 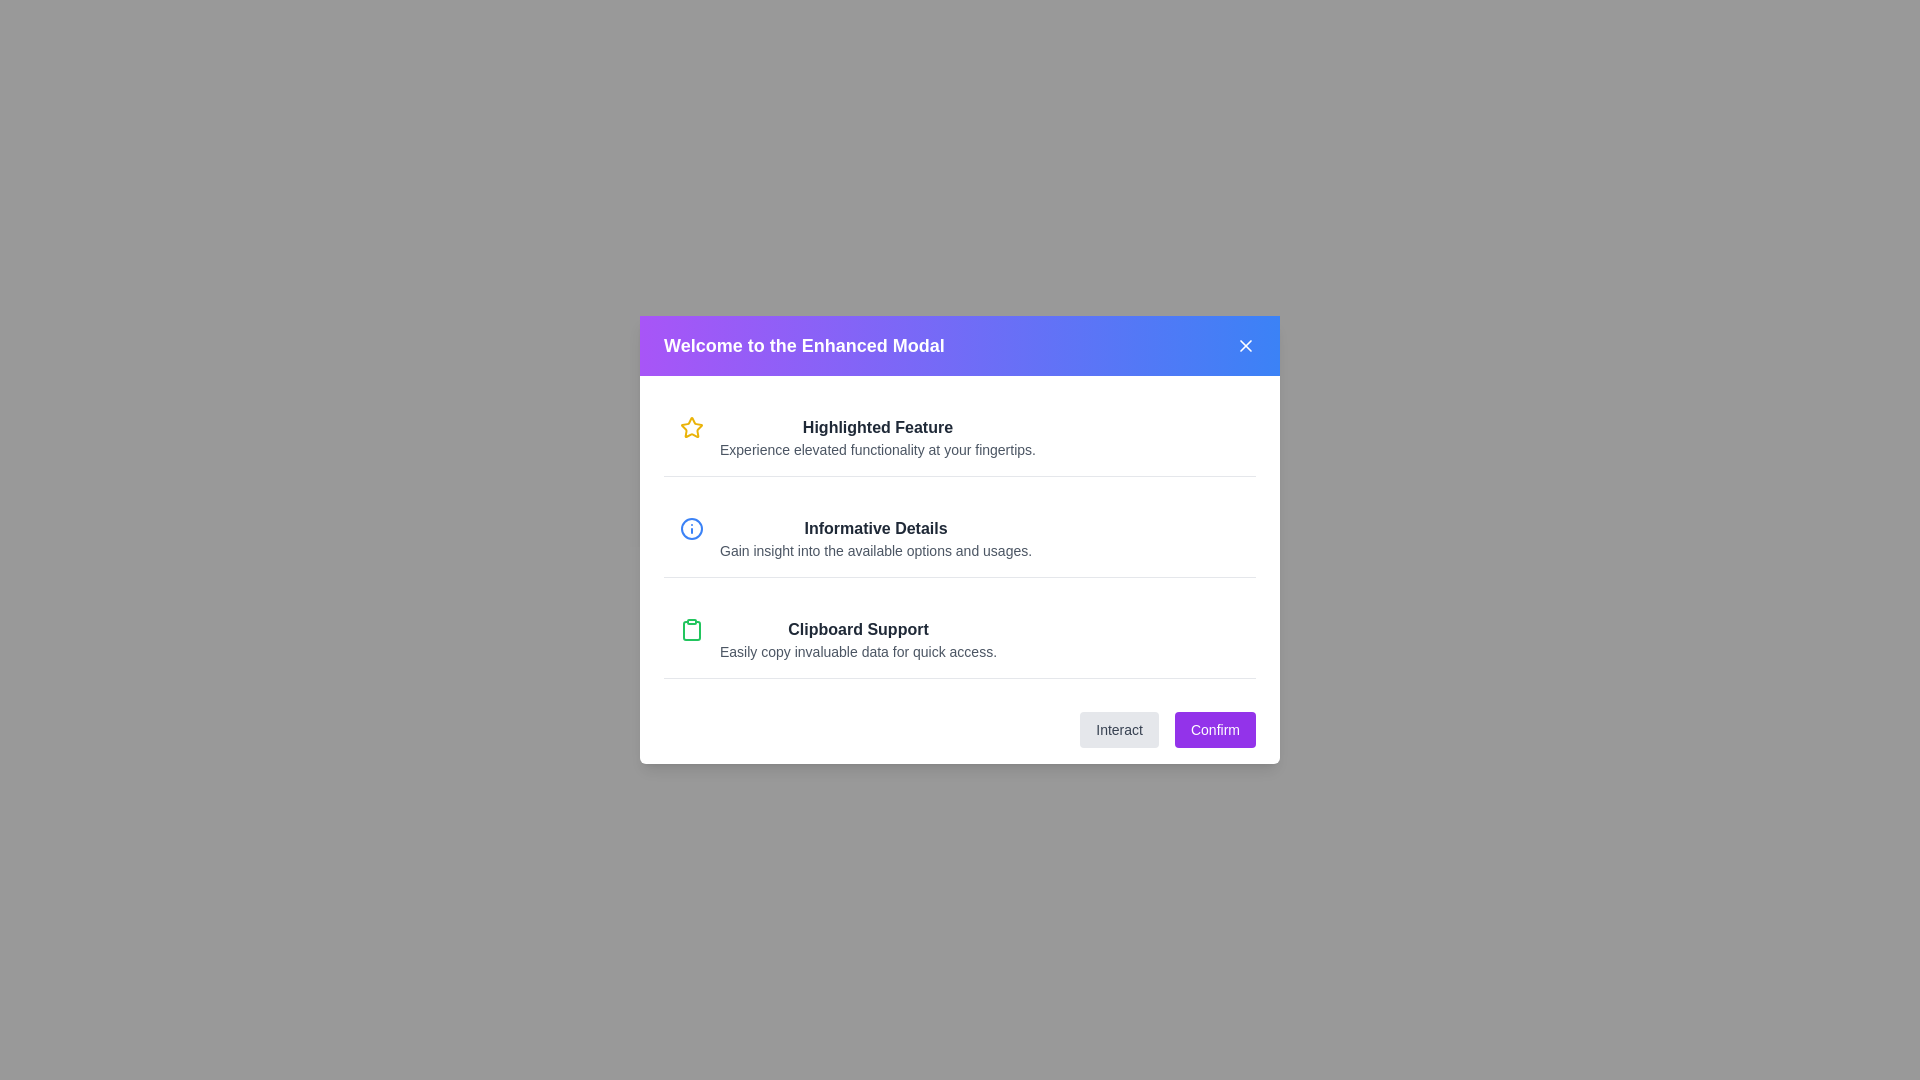 I want to click on the SVG-based icon resembling a cross in the top-right corner of the modal window to change its appearance, so click(x=1244, y=345).